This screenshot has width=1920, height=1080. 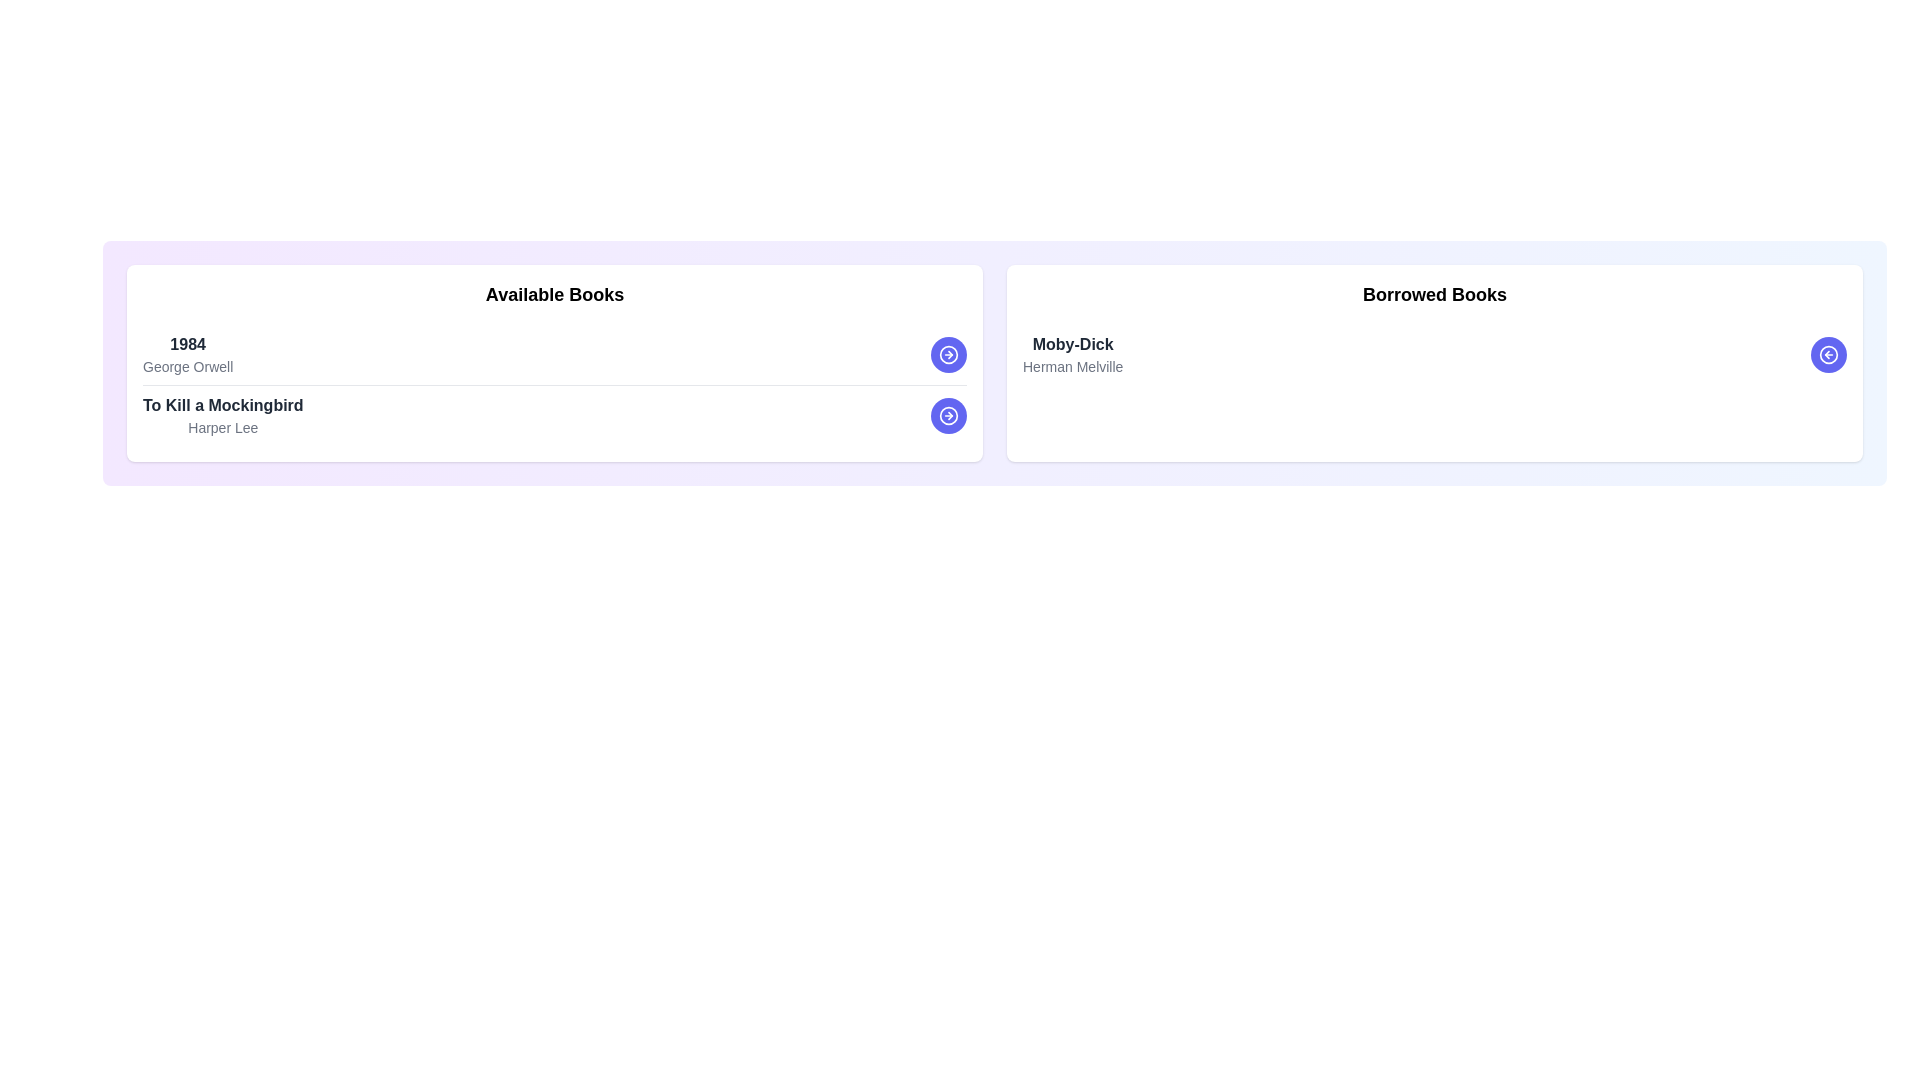 What do you see at coordinates (555, 294) in the screenshot?
I see `the section headers to visually identify the categories of books` at bounding box center [555, 294].